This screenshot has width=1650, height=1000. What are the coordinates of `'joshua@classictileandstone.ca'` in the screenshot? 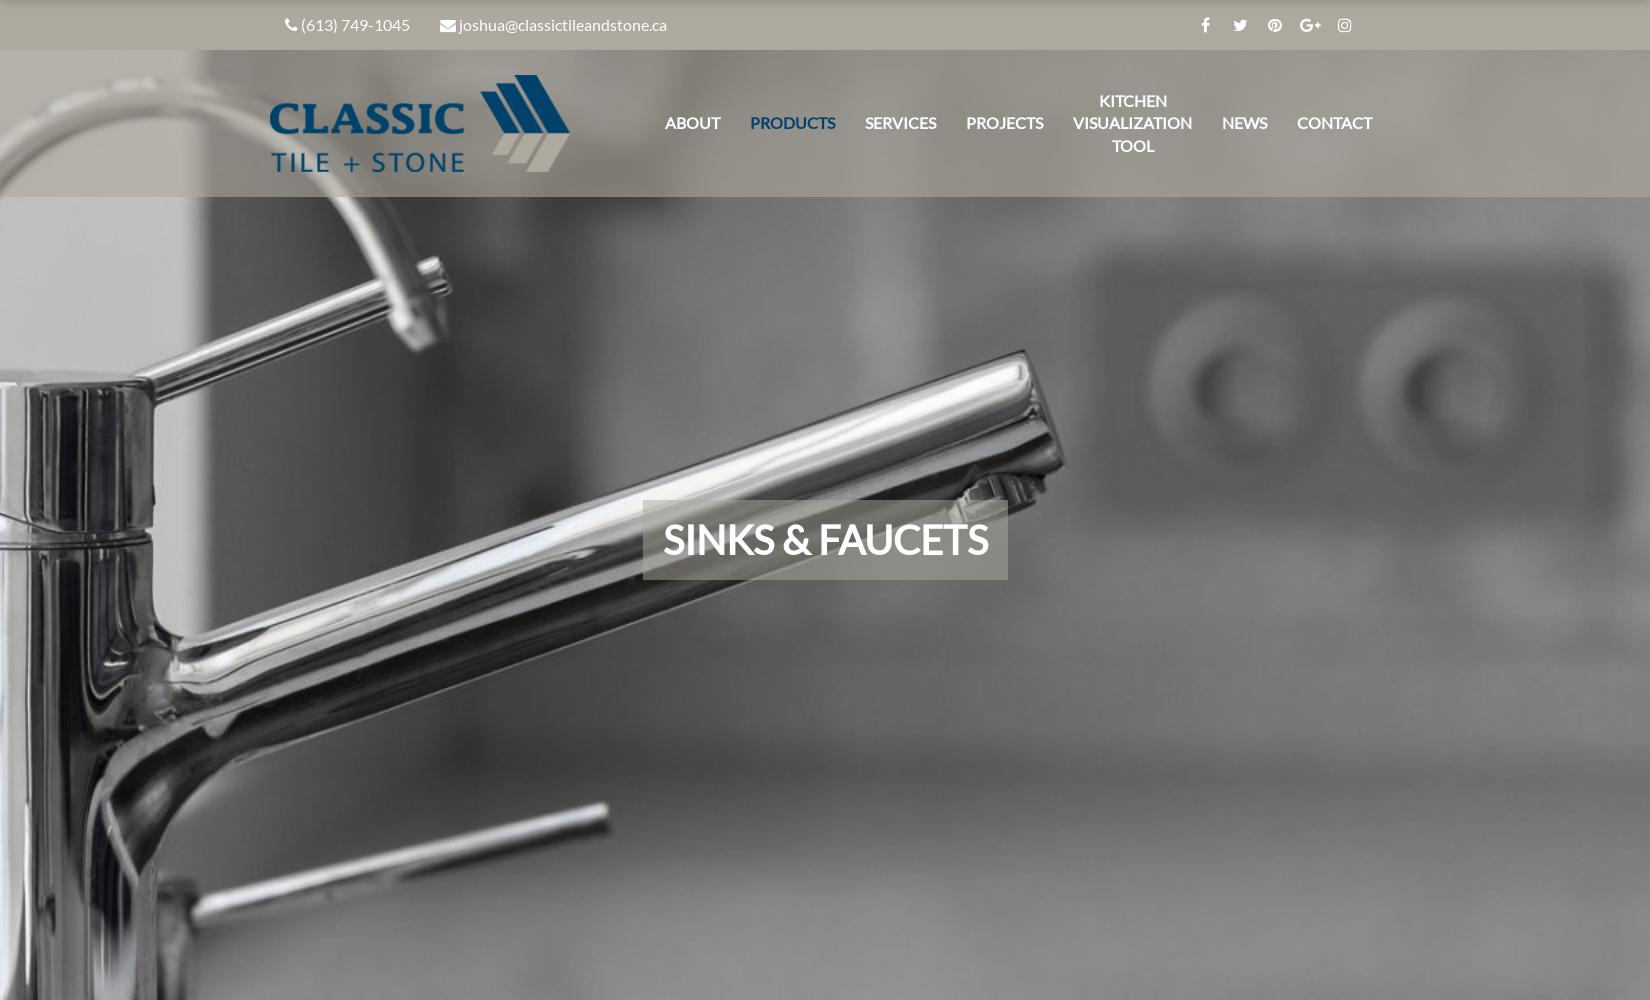 It's located at (561, 24).